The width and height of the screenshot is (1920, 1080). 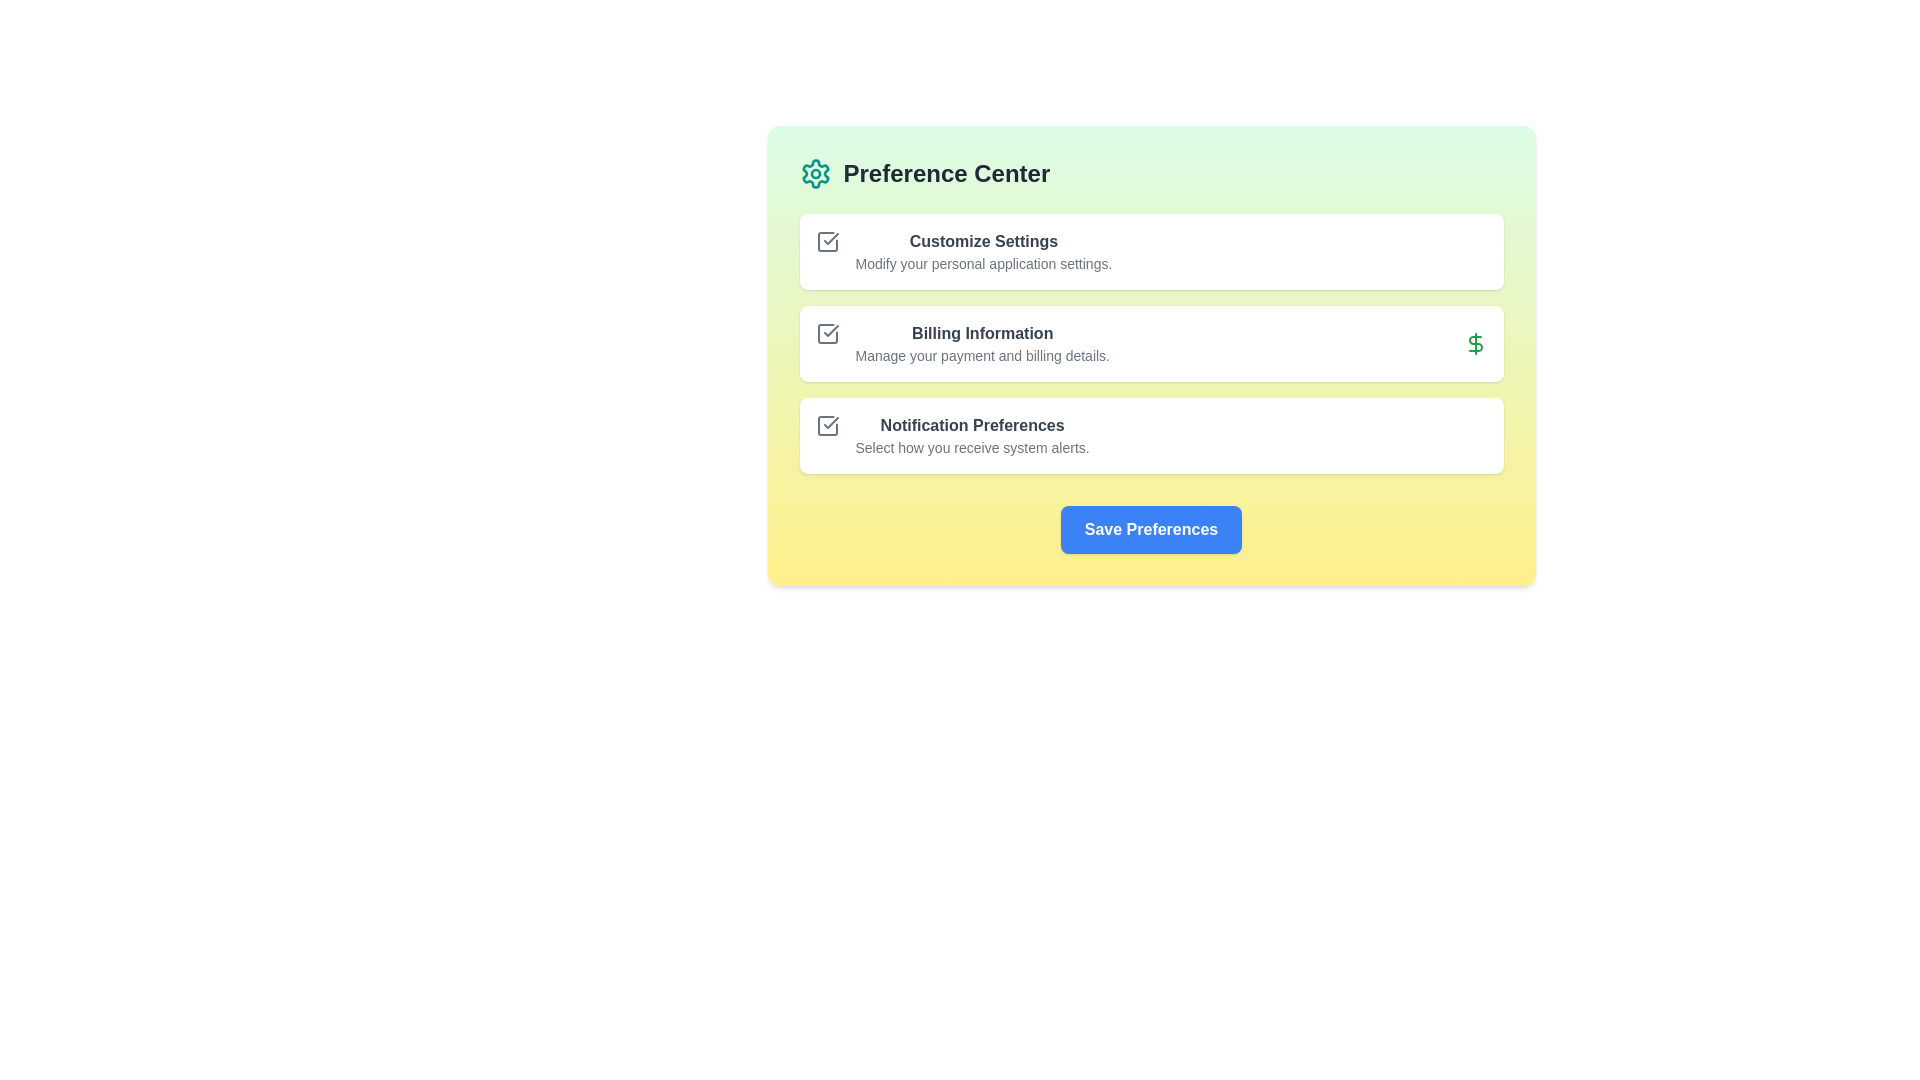 I want to click on the 'Save Preferences' button located at the bottom of the 'Preference Center' card, so click(x=1151, y=528).